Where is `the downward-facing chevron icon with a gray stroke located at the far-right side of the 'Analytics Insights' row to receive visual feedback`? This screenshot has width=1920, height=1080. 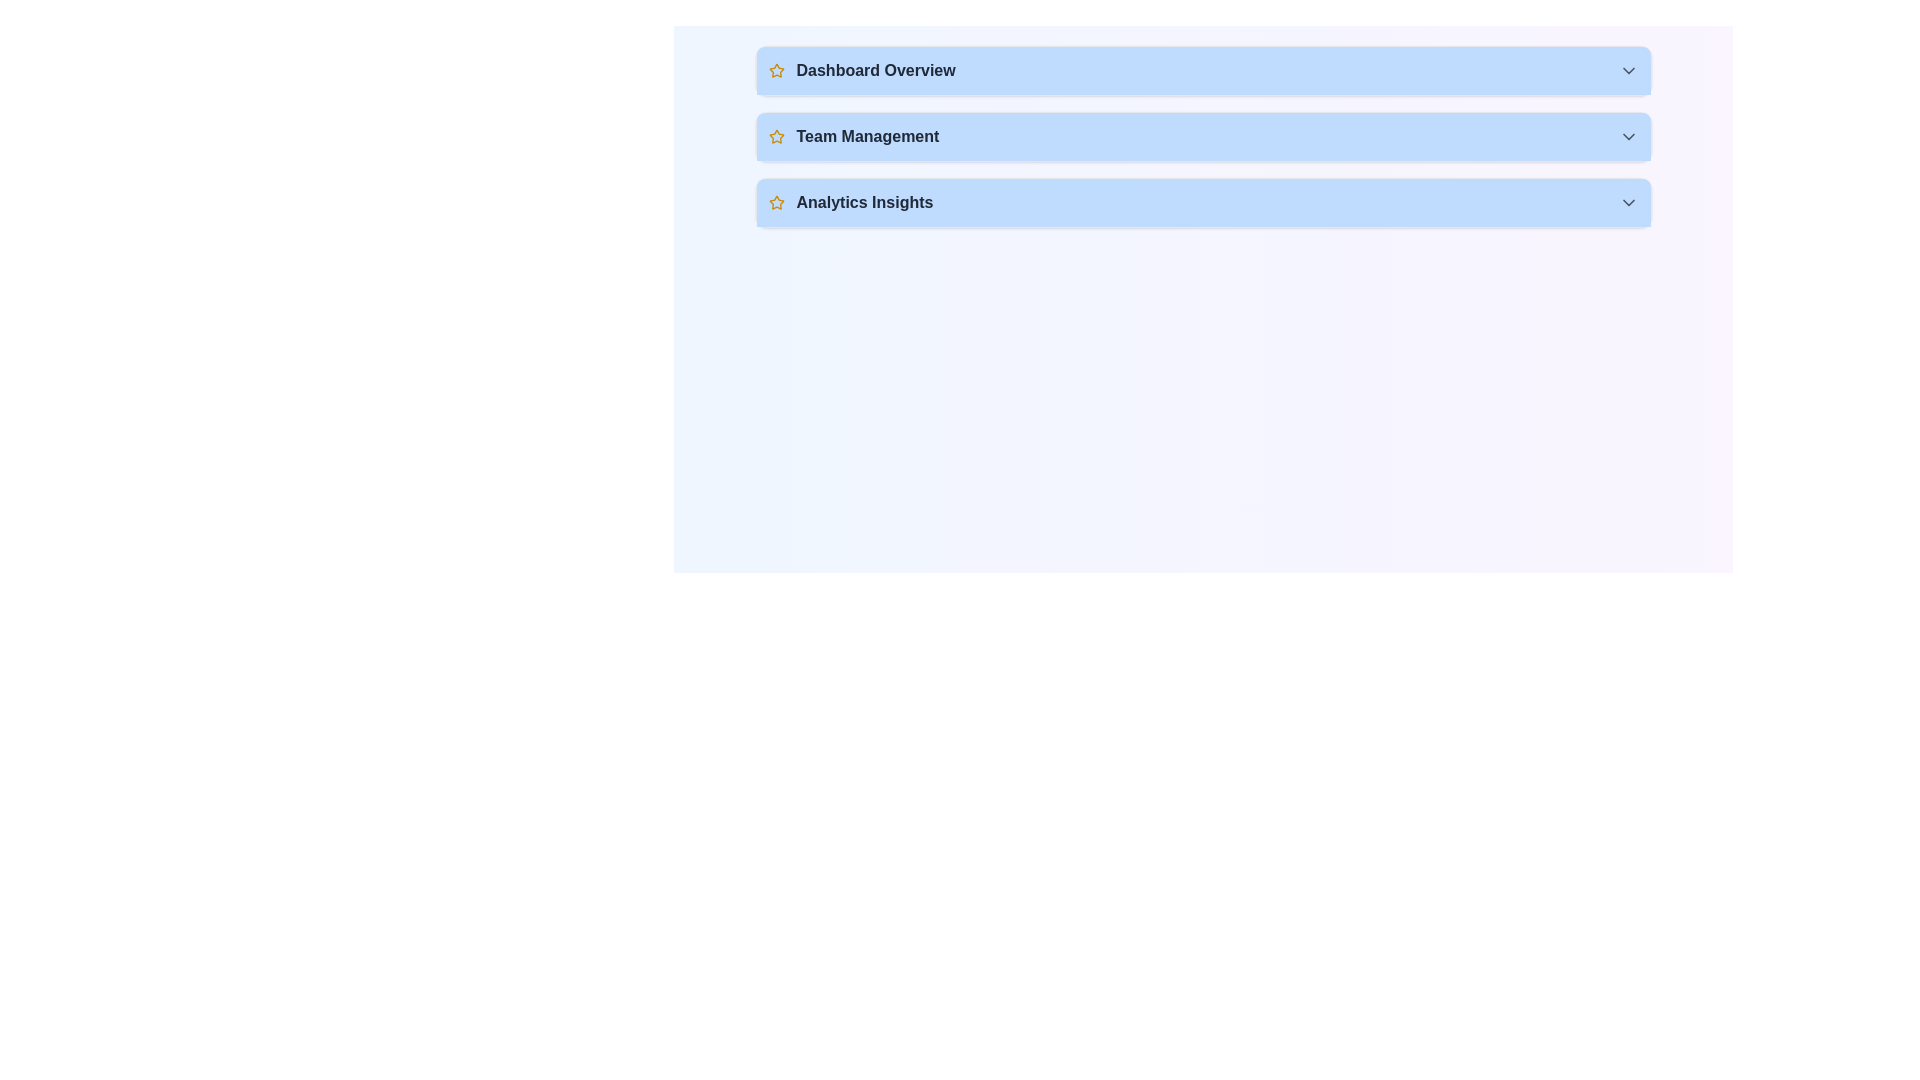
the downward-facing chevron icon with a gray stroke located at the far-right side of the 'Analytics Insights' row to receive visual feedback is located at coordinates (1628, 203).